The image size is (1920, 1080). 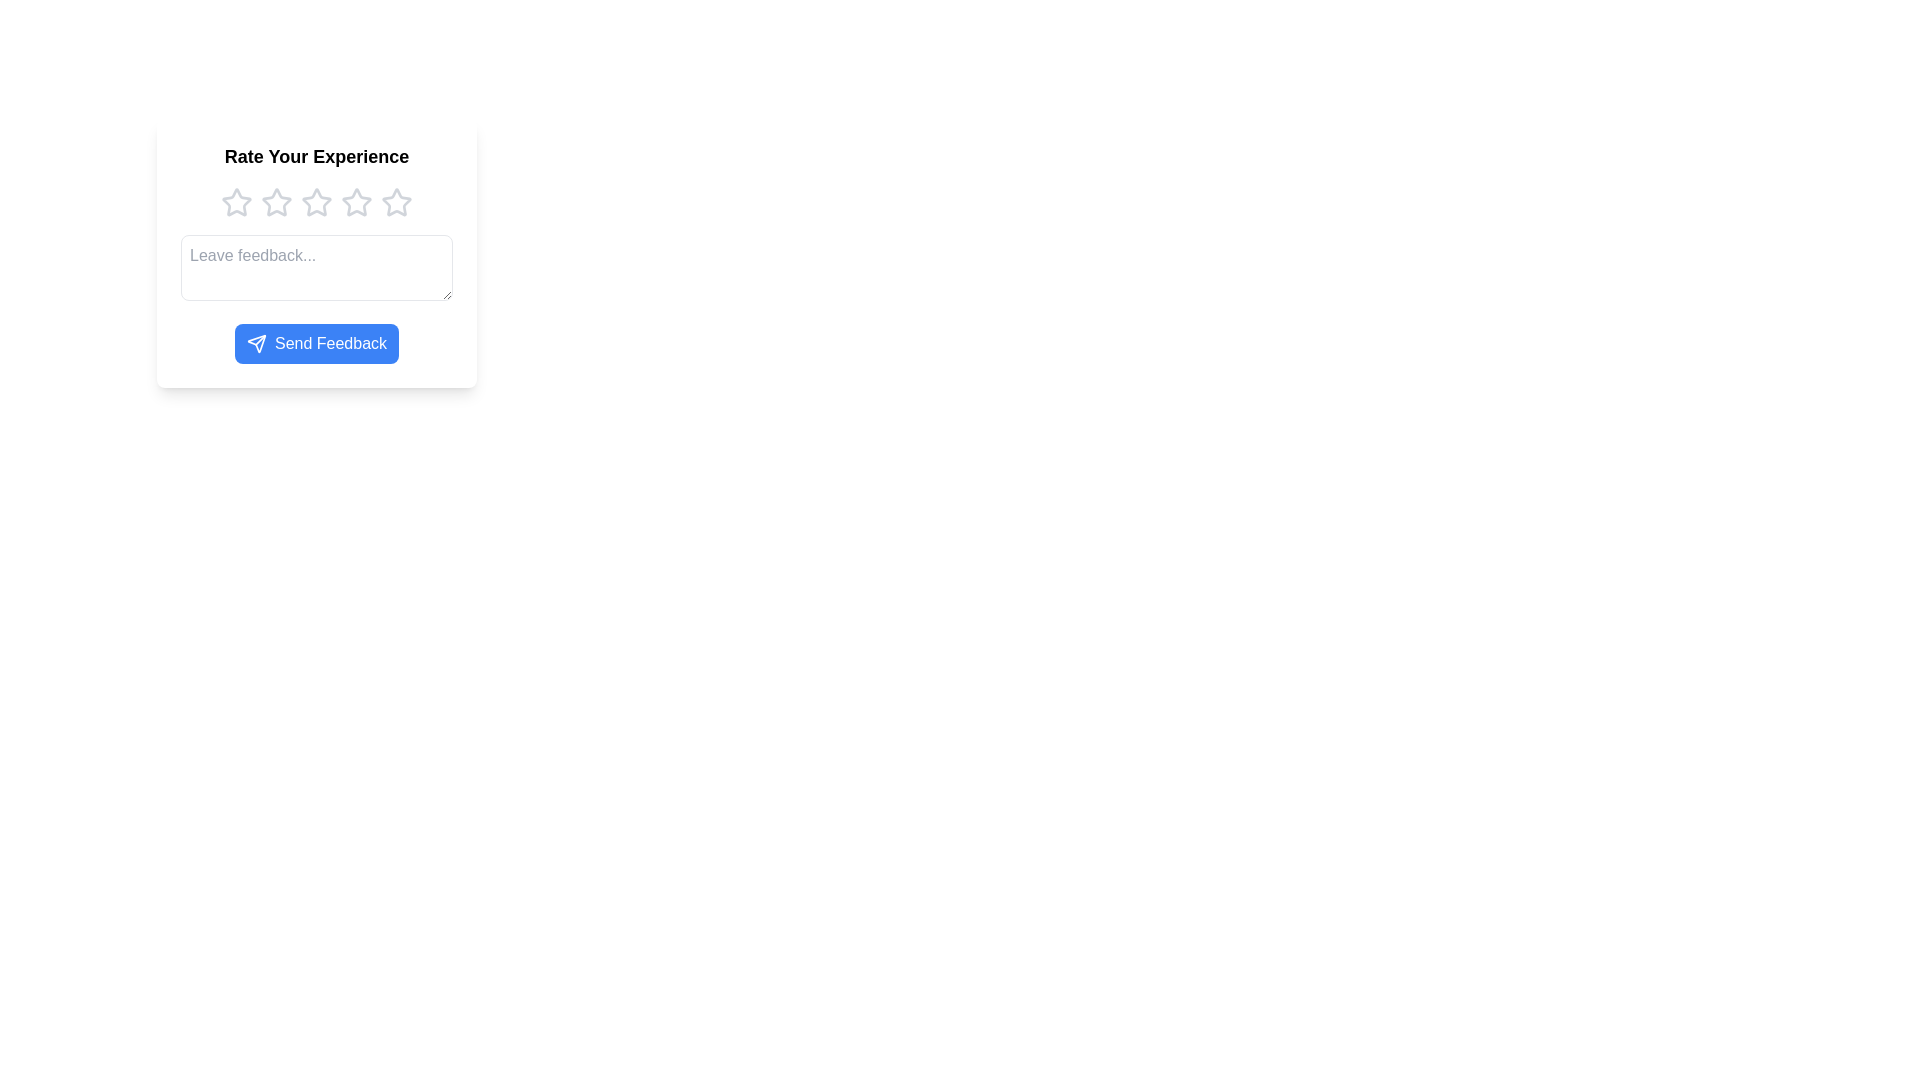 I want to click on the submit button for the feedback form, which is located at the bottom of the card layout, to change its background color, so click(x=315, y=342).